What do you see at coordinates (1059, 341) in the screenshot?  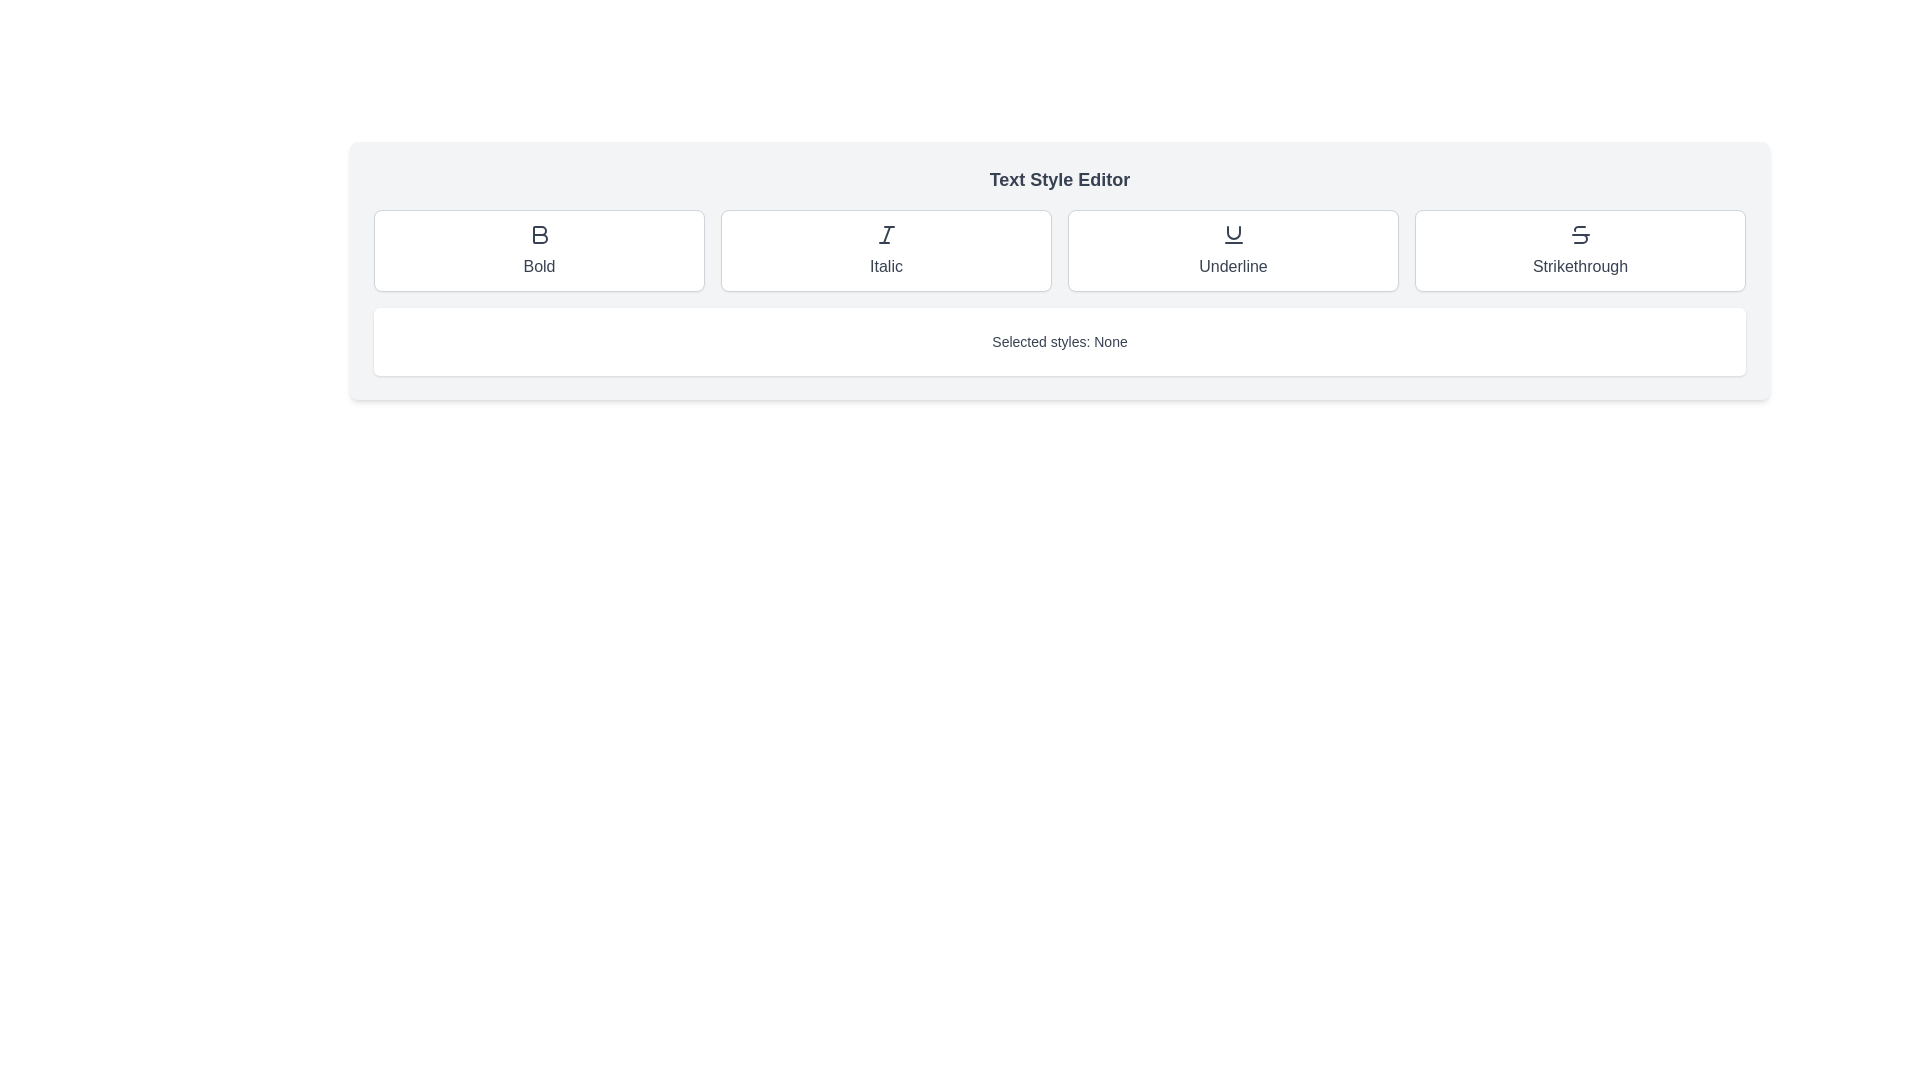 I see `the Informational display box that shows 'Selected styles: None', which has a white background and is located below the style buttons in the 'Text Style Editor' section` at bounding box center [1059, 341].